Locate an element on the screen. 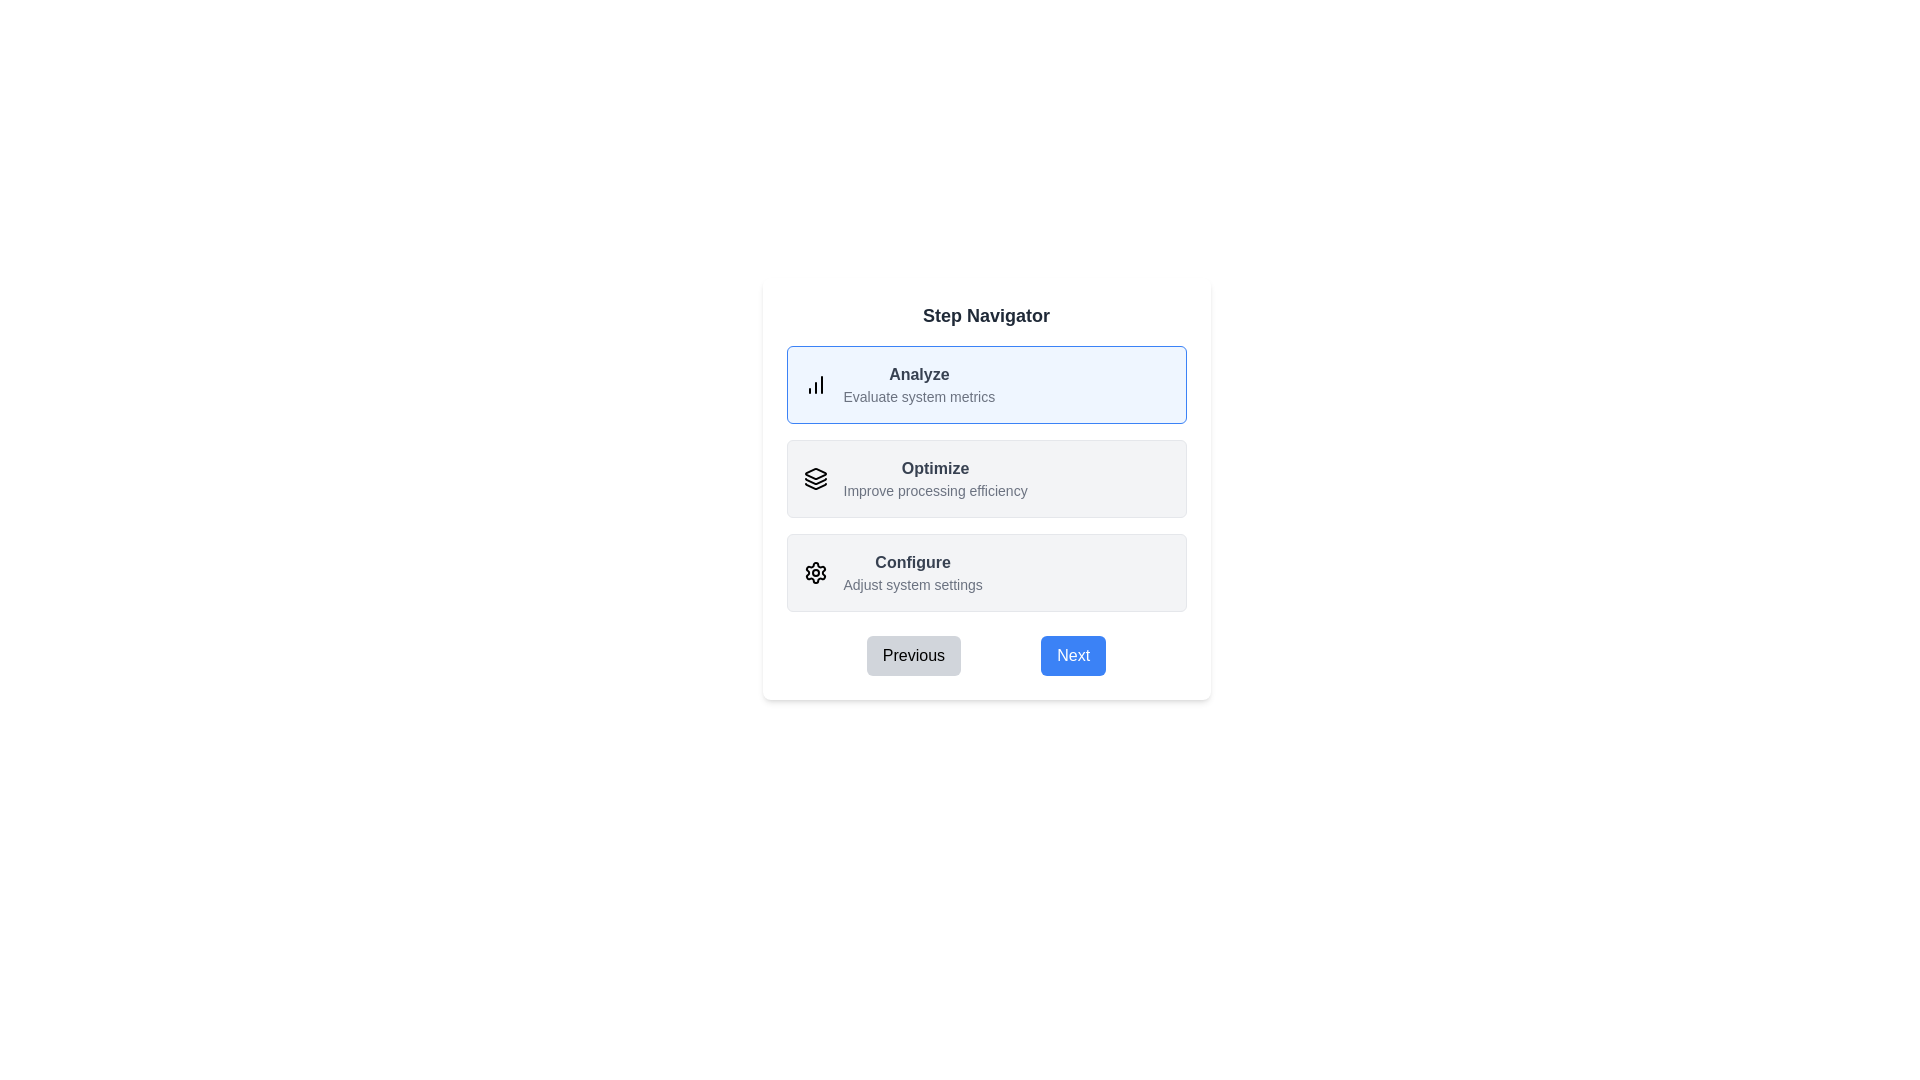 This screenshot has height=1080, width=1920. the middle icon in the group of three icons in the Step Navigator interface, which visually represents optimization or layering and is located near the text 'Optimize' is located at coordinates (815, 481).